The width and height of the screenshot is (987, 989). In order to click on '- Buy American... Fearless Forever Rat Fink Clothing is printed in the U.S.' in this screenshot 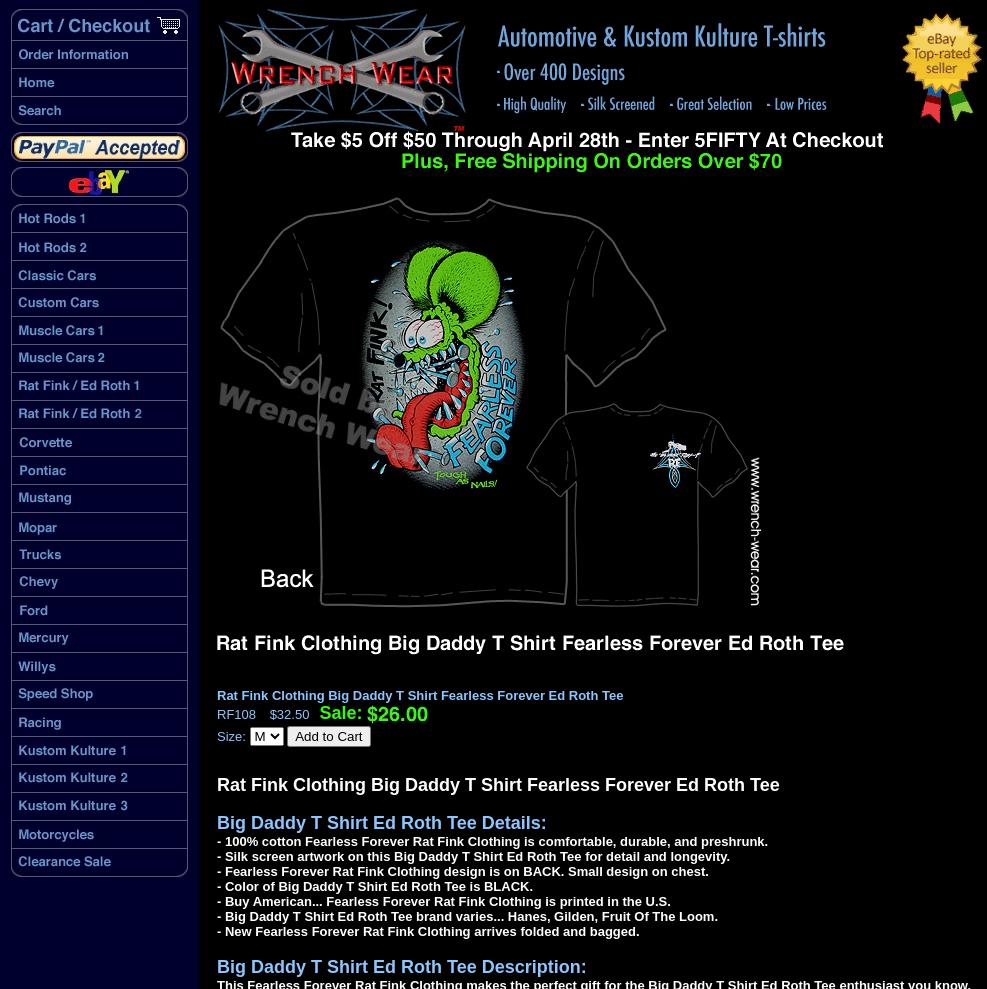, I will do `click(442, 900)`.